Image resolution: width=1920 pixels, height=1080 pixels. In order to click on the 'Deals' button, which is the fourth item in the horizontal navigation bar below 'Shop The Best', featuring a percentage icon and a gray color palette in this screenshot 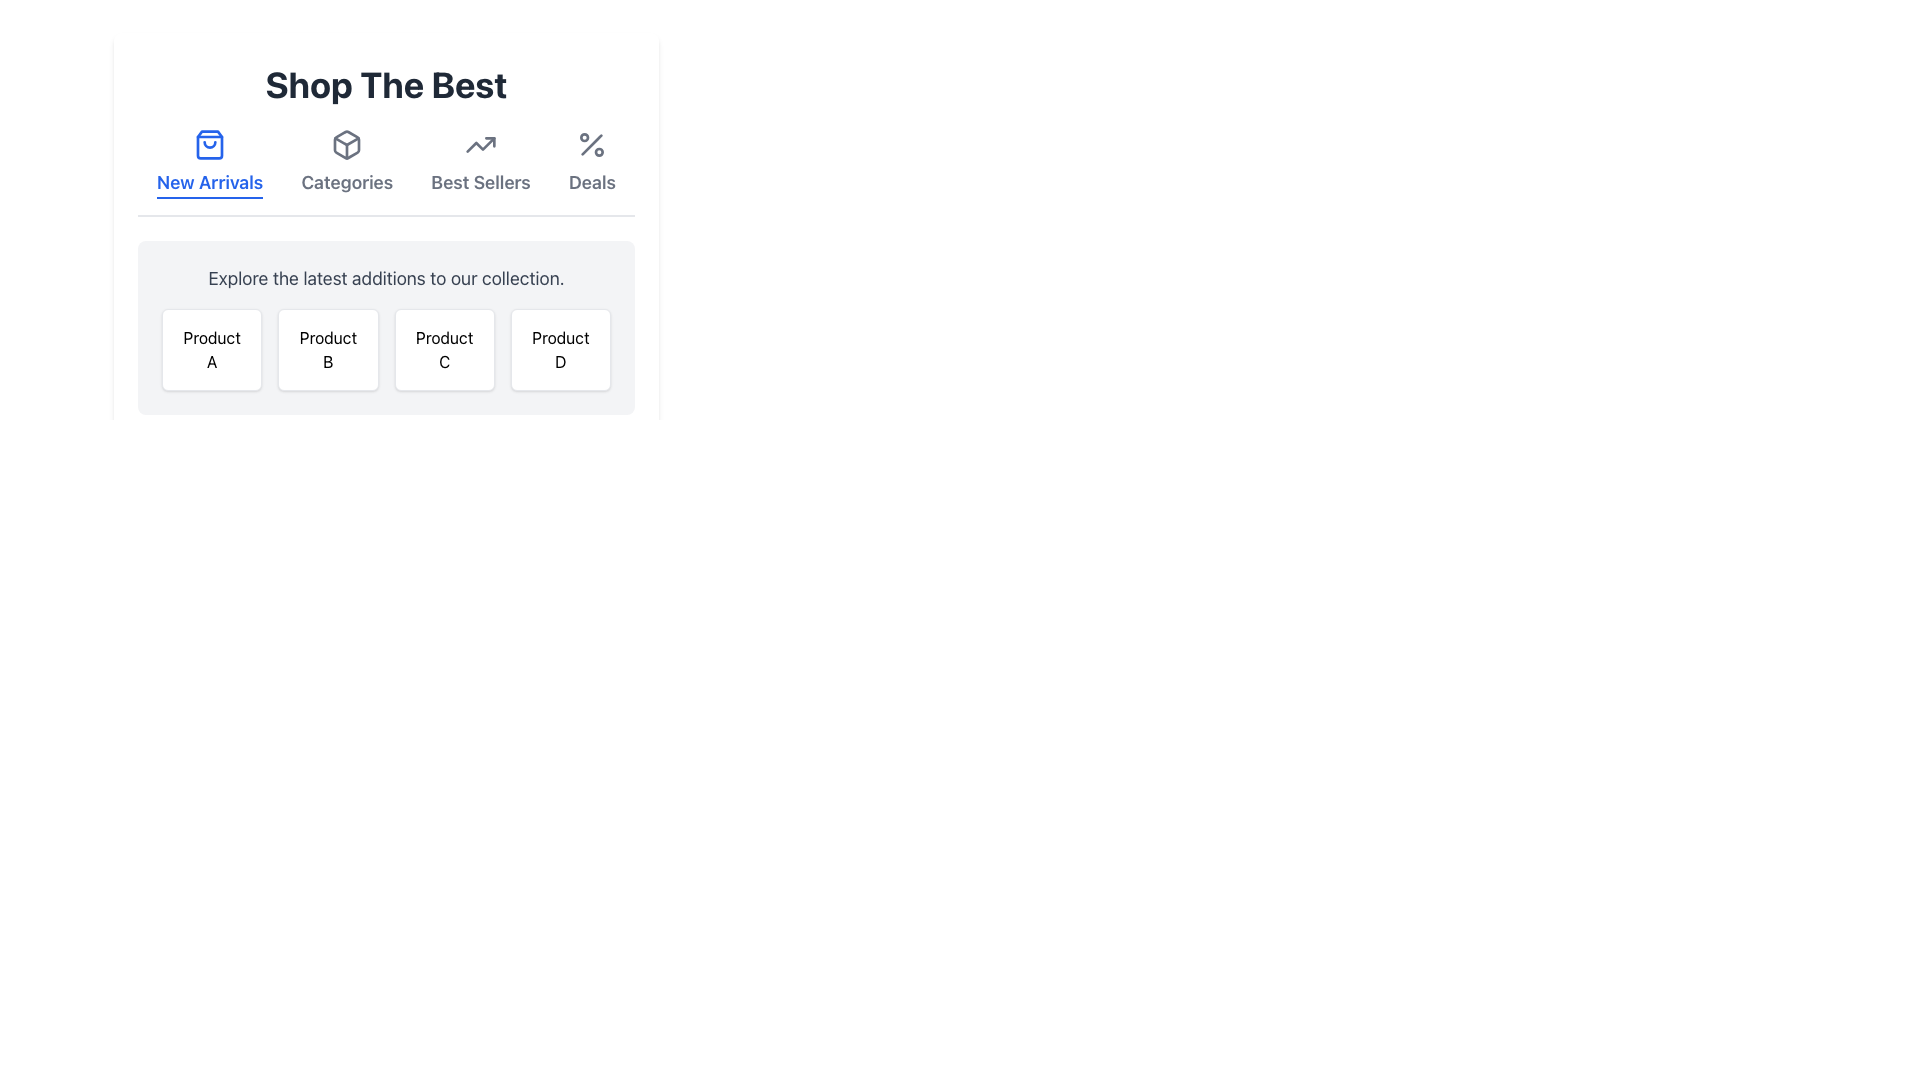, I will do `click(591, 163)`.